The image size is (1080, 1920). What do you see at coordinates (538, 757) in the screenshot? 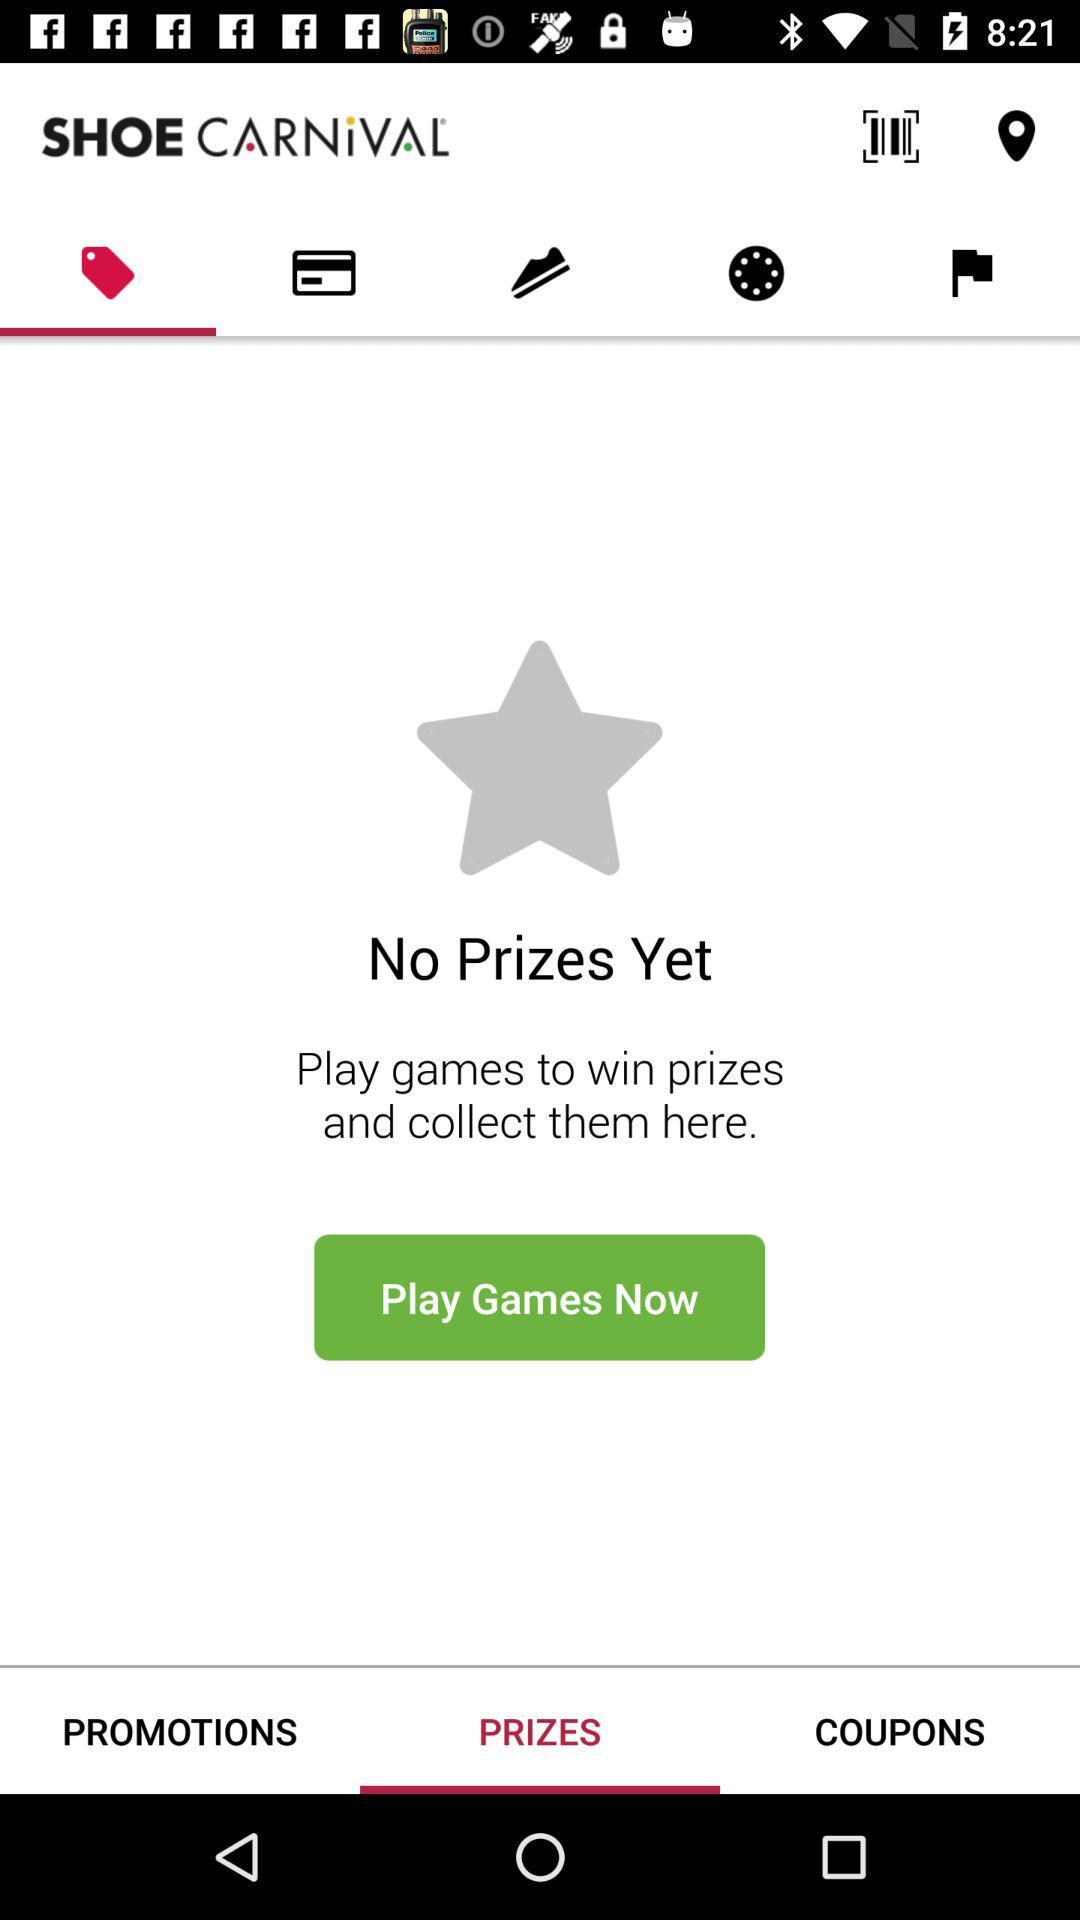
I see `the star icon which is above the no prizes yet` at bounding box center [538, 757].